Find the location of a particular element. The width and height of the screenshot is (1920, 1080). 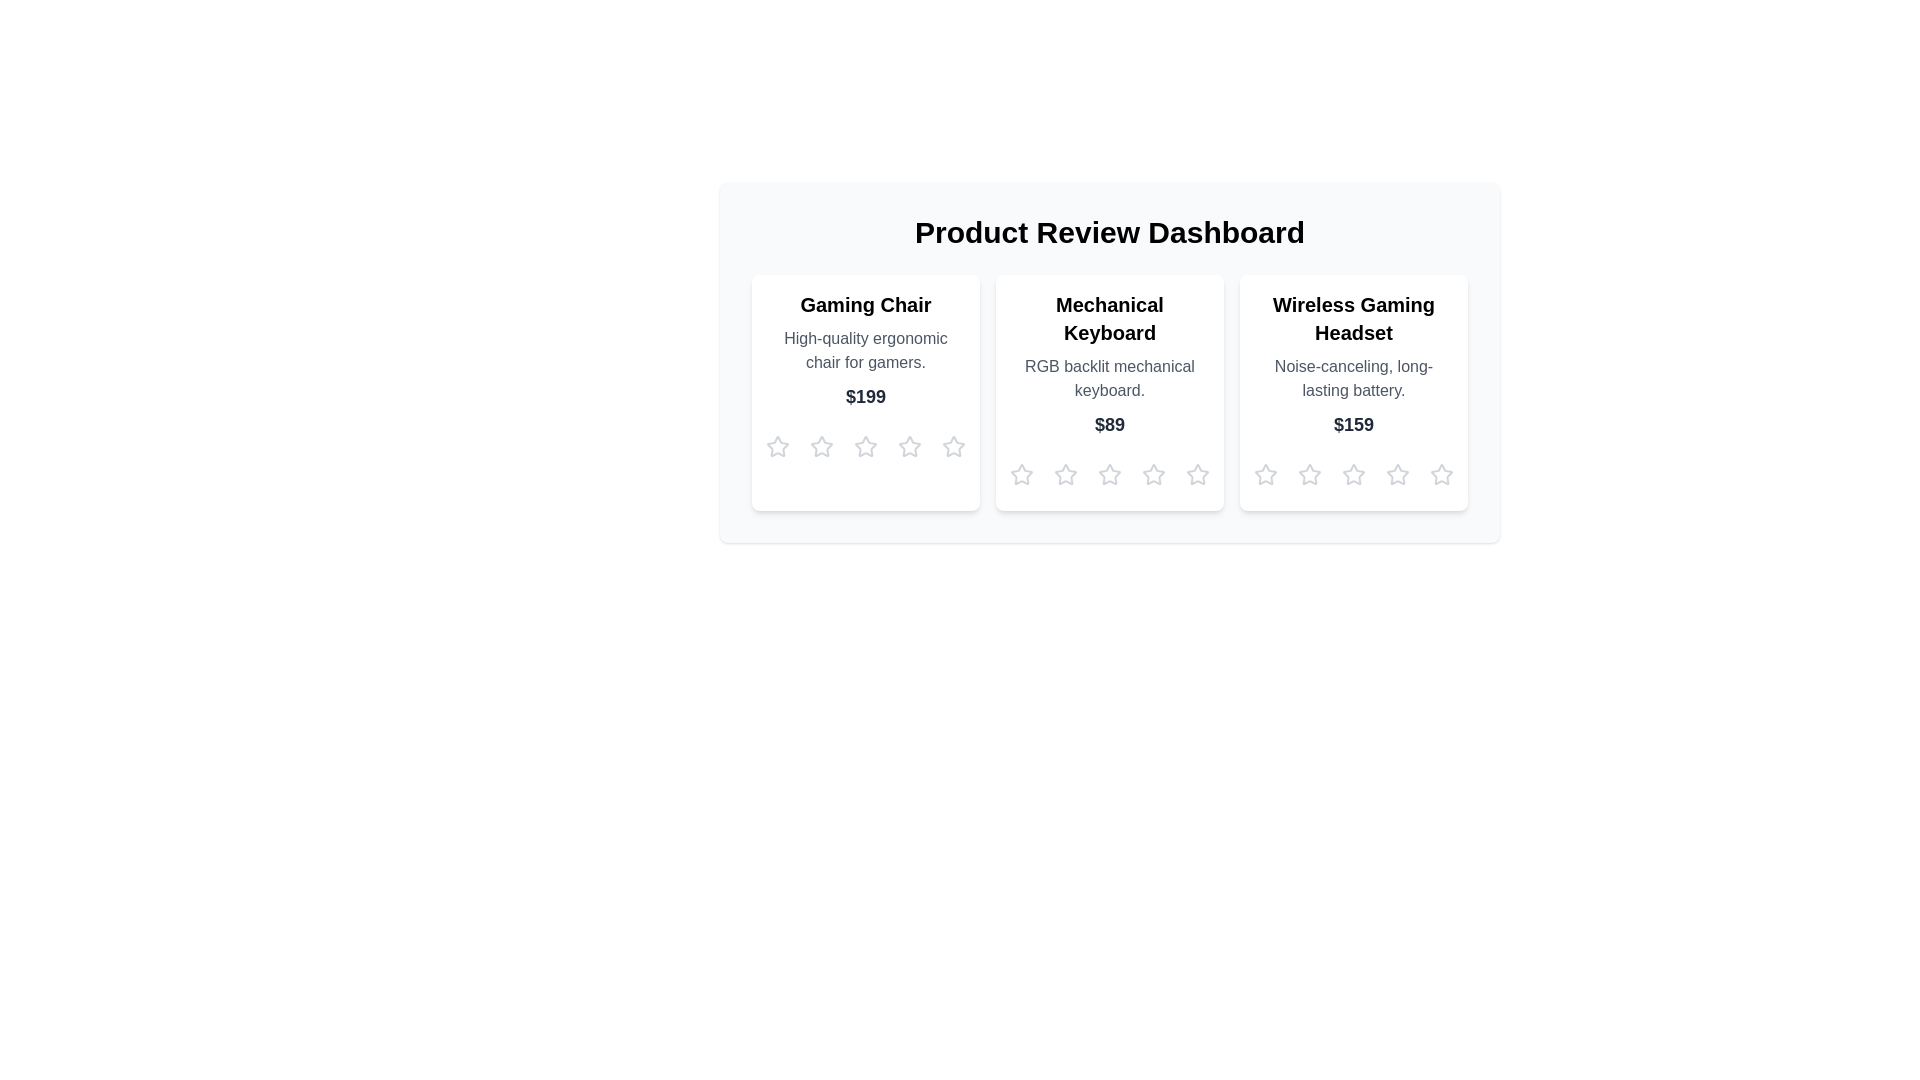

the star corresponding to 1 for the product Mechanical Keyboard is located at coordinates (1022, 474).